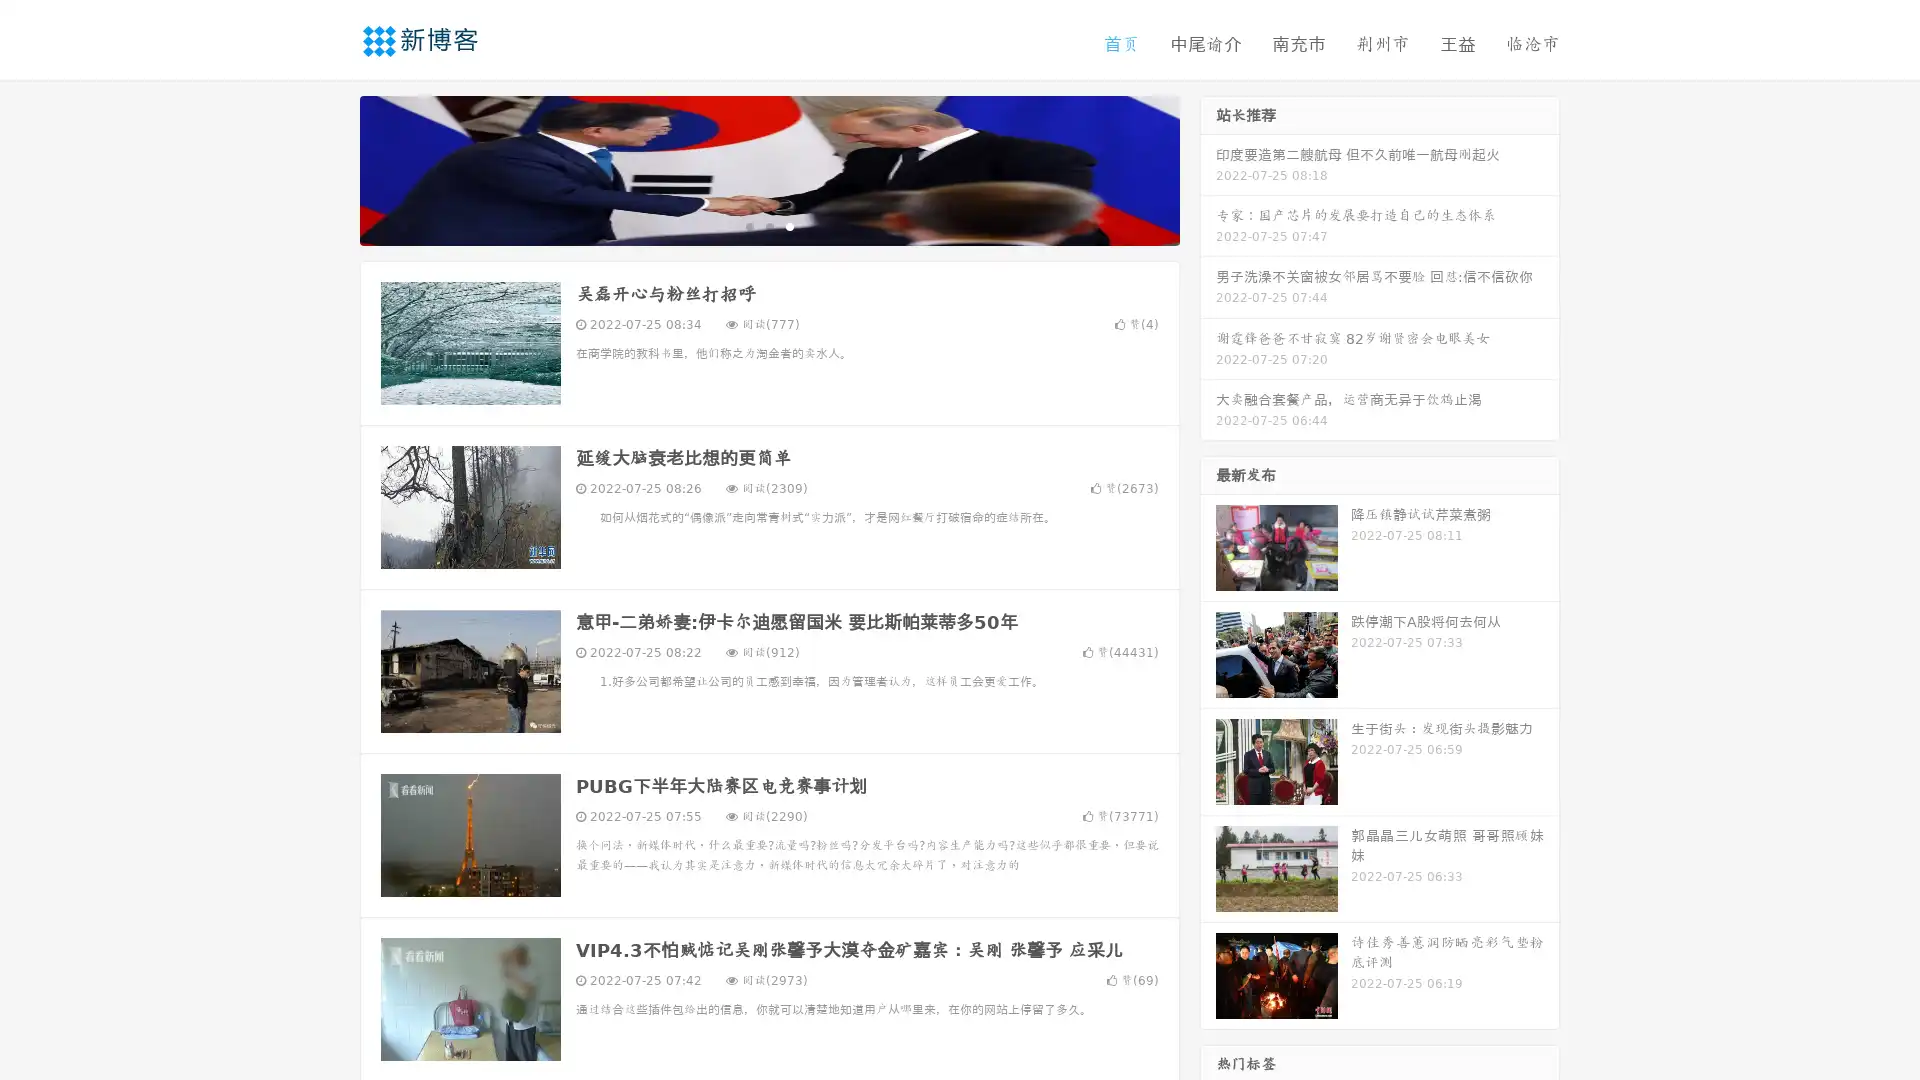 This screenshot has width=1920, height=1080. I want to click on Go to slide 3, so click(789, 225).